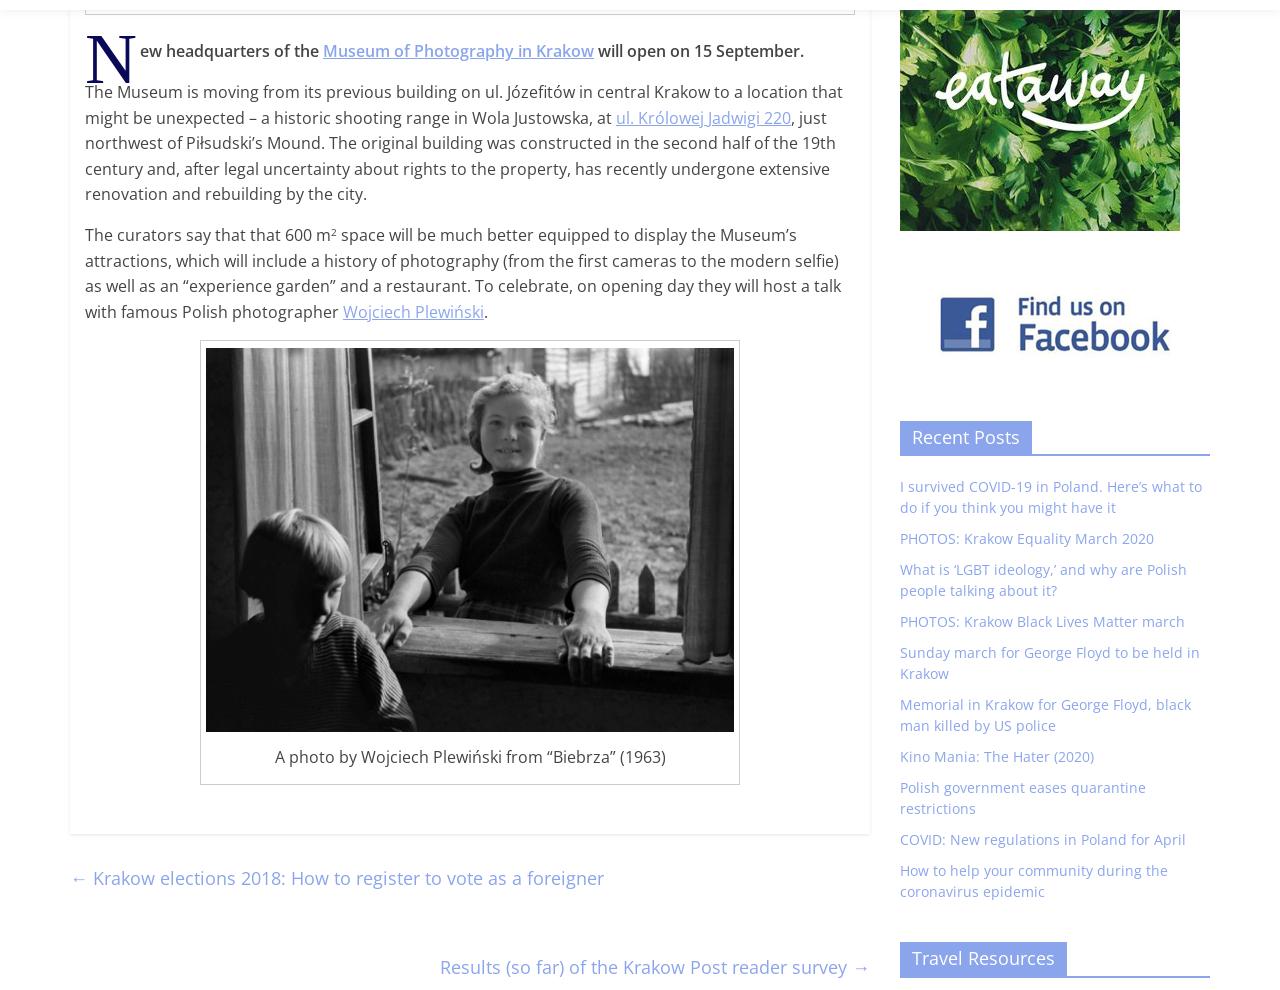  Describe the element at coordinates (996, 756) in the screenshot. I see `'Kino Mania: The Hater (2020)'` at that location.